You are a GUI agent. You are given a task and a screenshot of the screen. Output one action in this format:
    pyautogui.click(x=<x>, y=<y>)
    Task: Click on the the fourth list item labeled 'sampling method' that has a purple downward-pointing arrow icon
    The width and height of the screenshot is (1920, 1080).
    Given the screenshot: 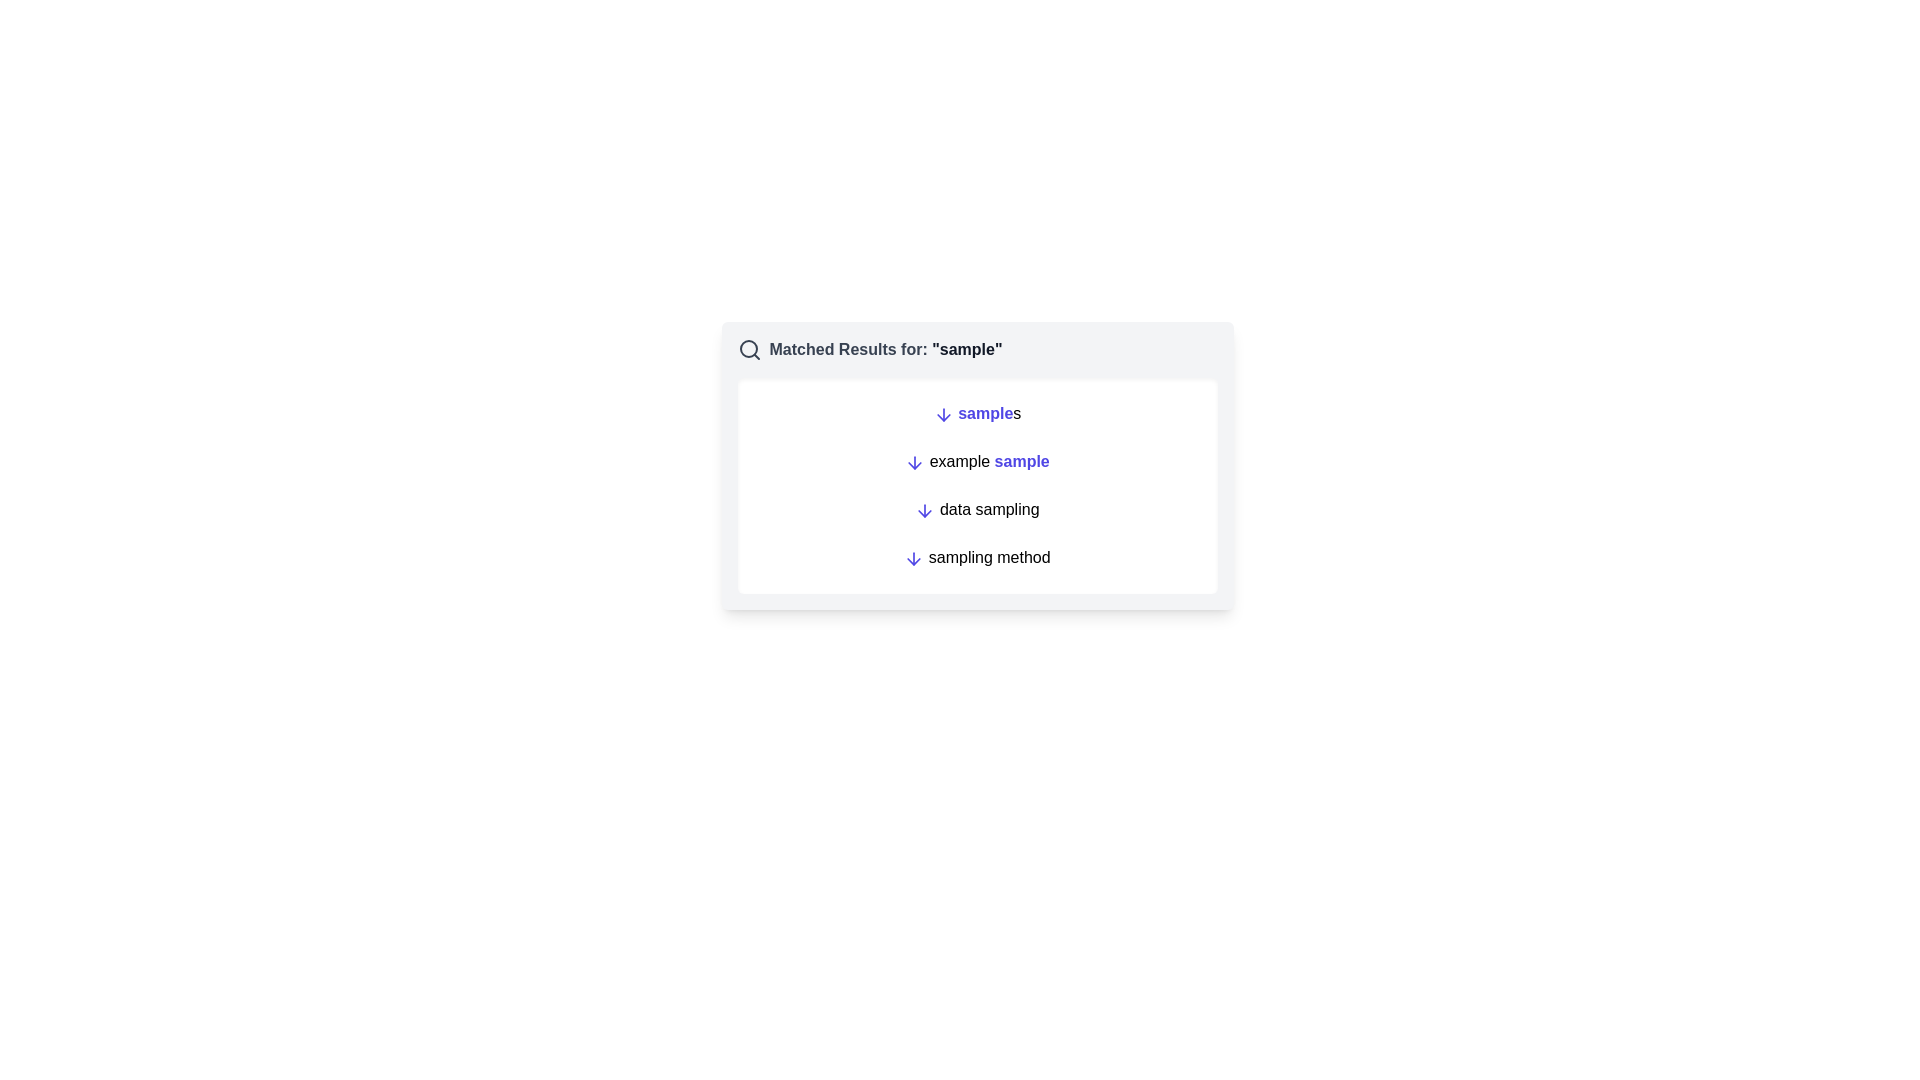 What is the action you would take?
    pyautogui.click(x=977, y=558)
    